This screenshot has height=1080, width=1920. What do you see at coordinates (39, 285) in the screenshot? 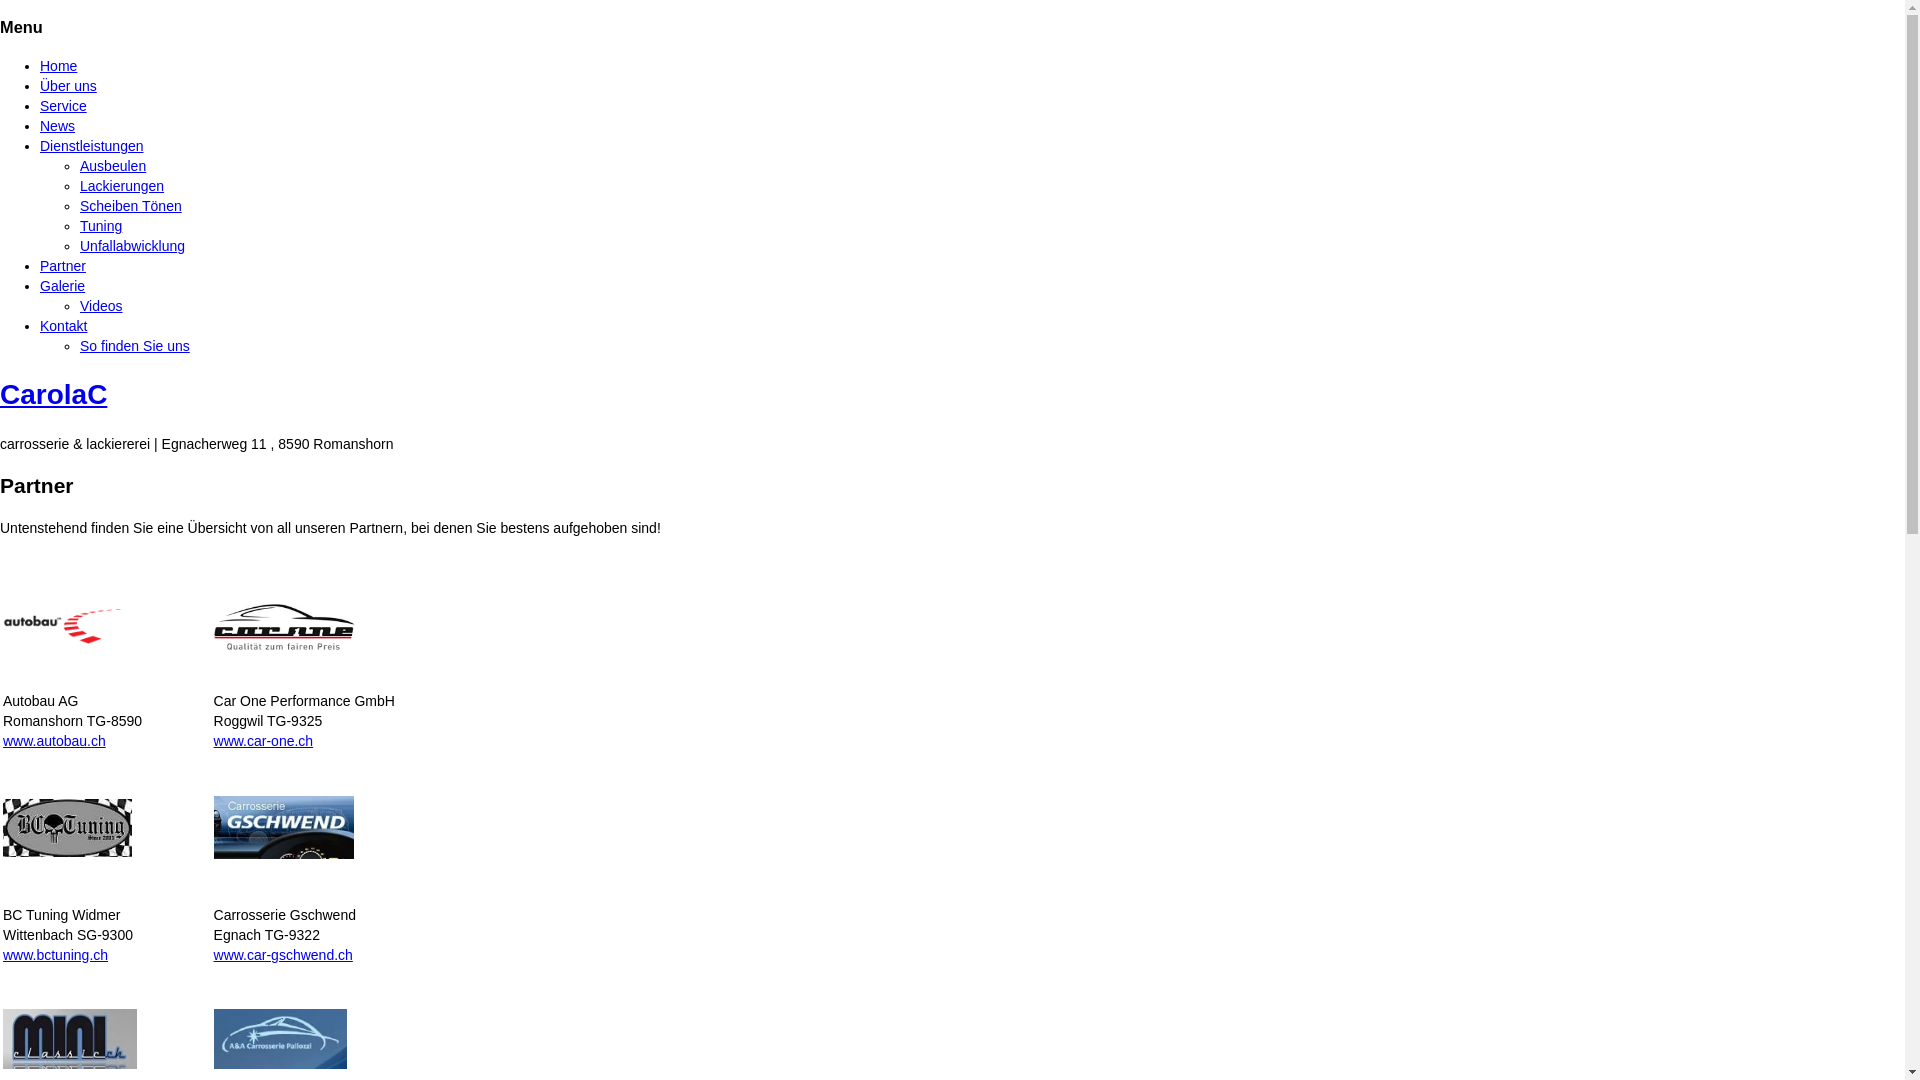
I see `'Galerie'` at bounding box center [39, 285].